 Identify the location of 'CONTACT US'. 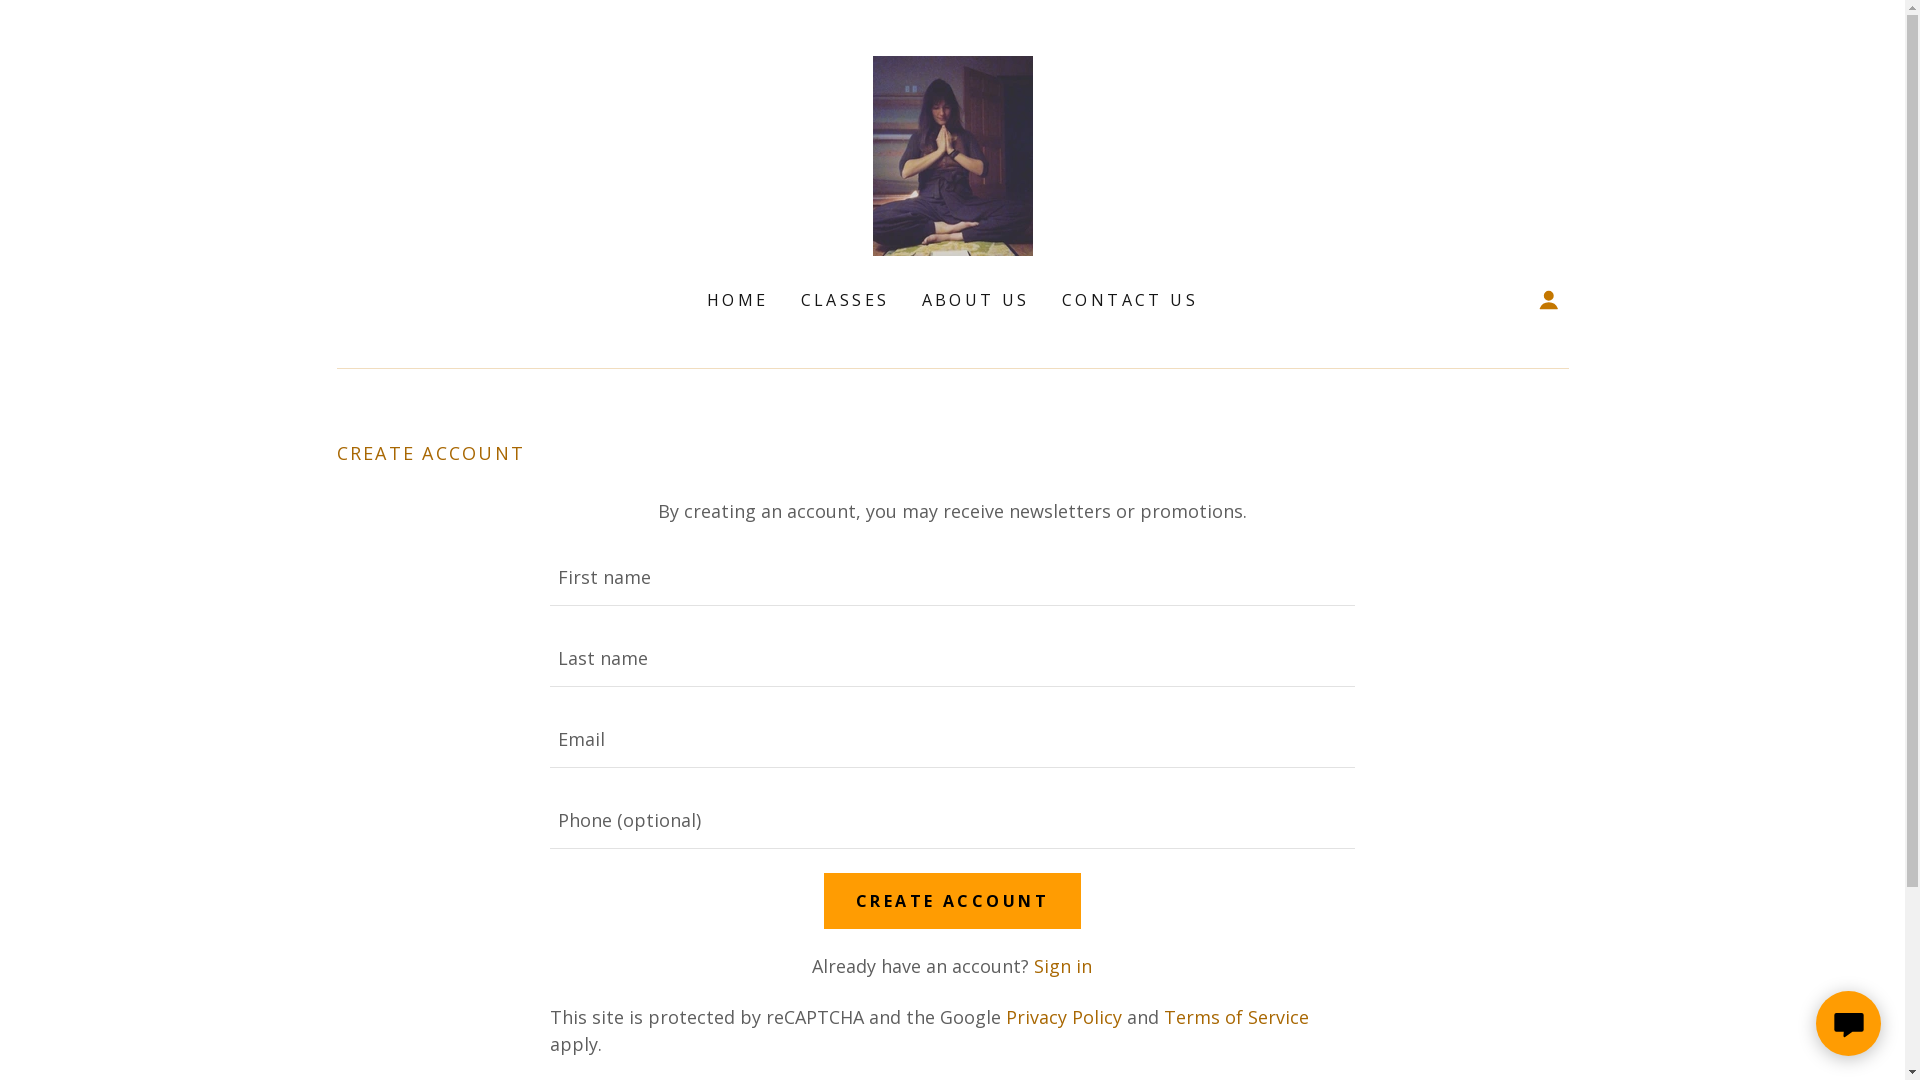
(1129, 300).